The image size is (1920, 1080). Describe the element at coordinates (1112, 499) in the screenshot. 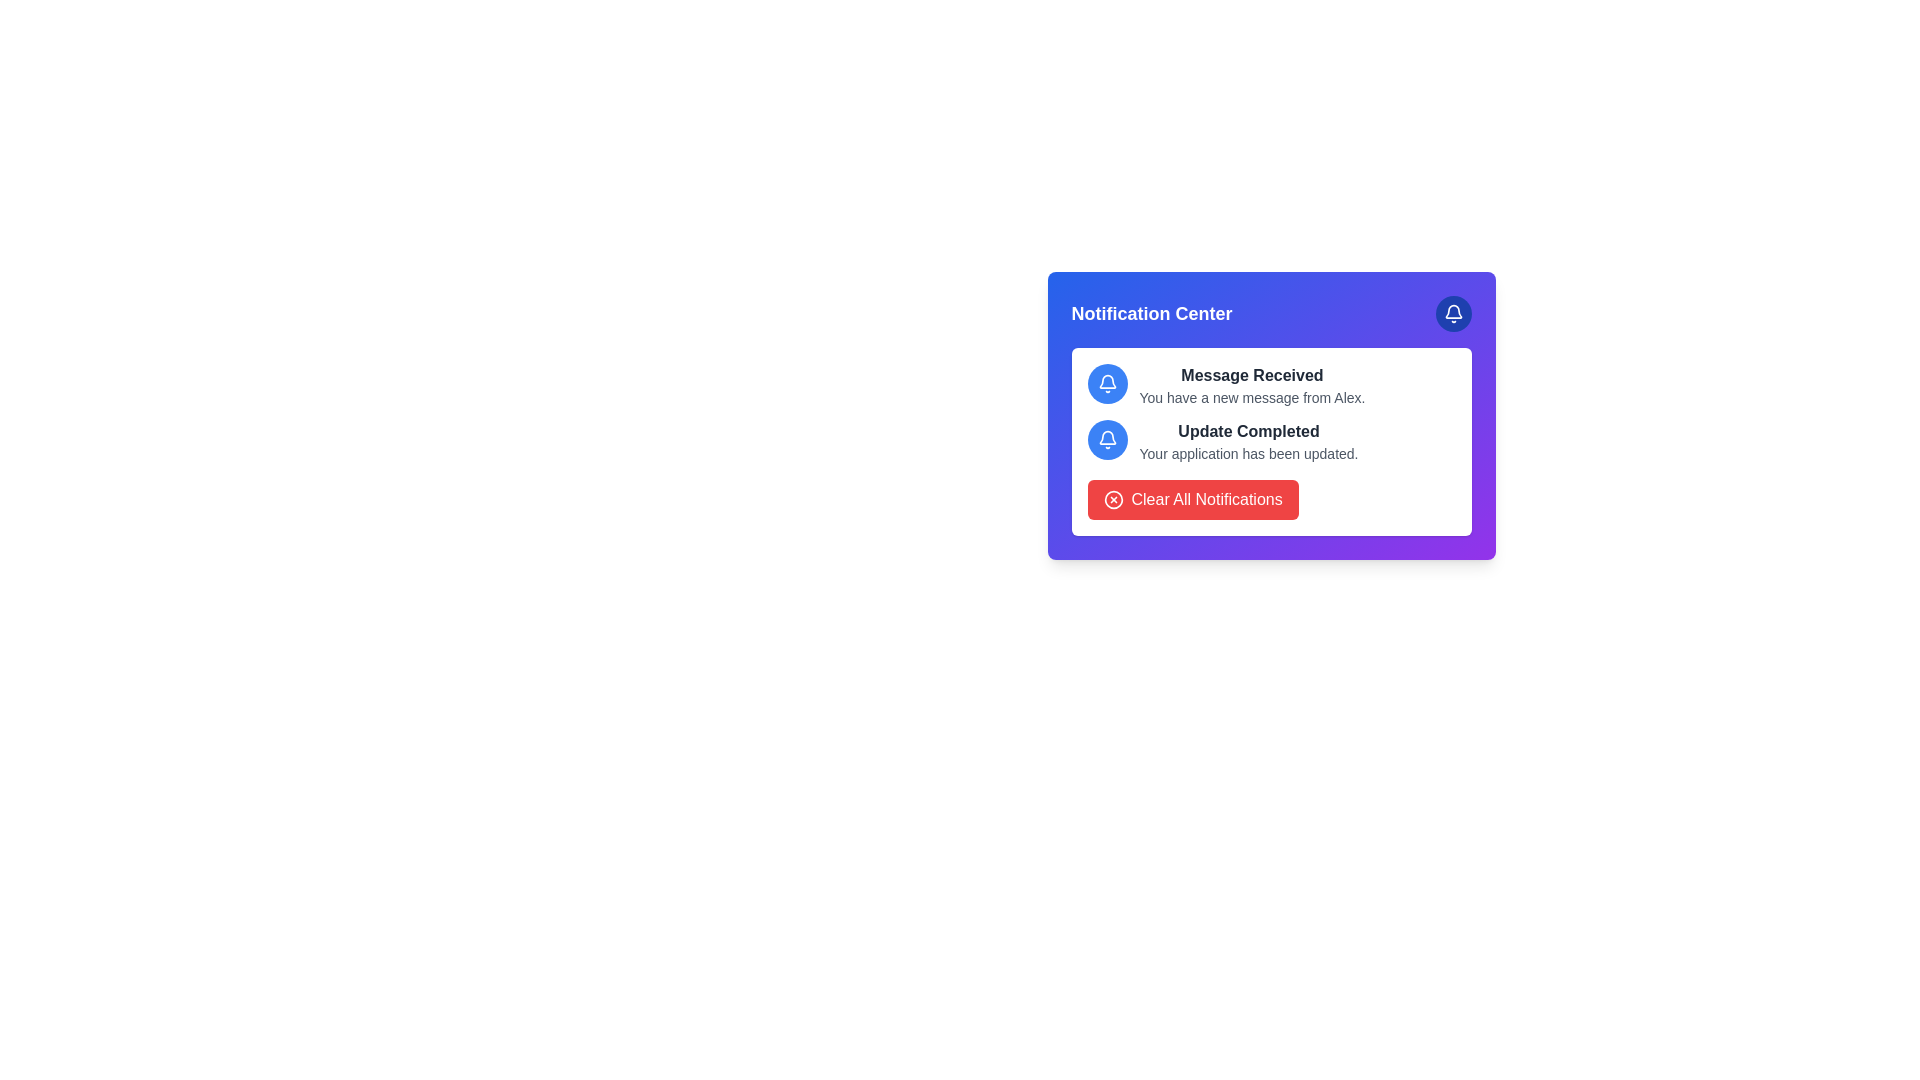

I see `the icon embedded in the 'Clear All Notifications' button, which represents the action of clearing all notifications, located near the bottom-center of the notification panel` at that location.